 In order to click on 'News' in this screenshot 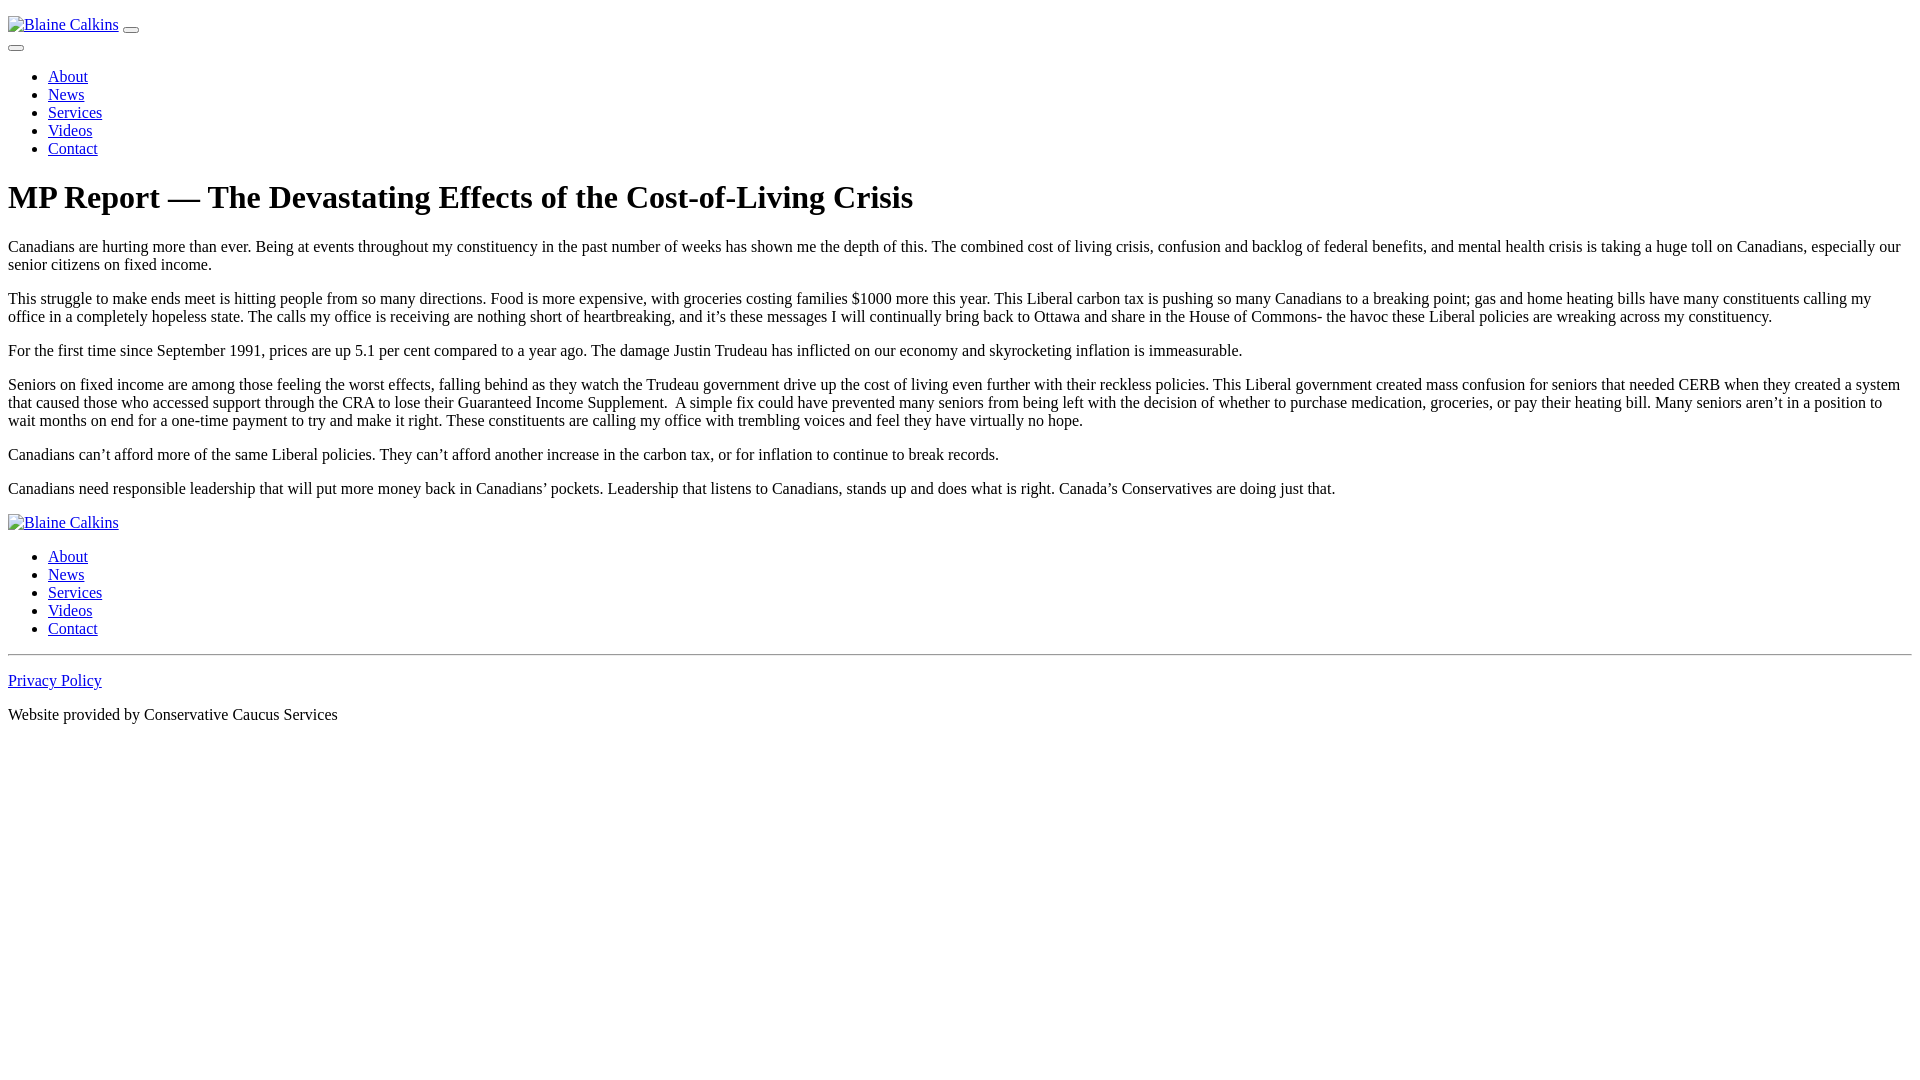, I will do `click(66, 574)`.